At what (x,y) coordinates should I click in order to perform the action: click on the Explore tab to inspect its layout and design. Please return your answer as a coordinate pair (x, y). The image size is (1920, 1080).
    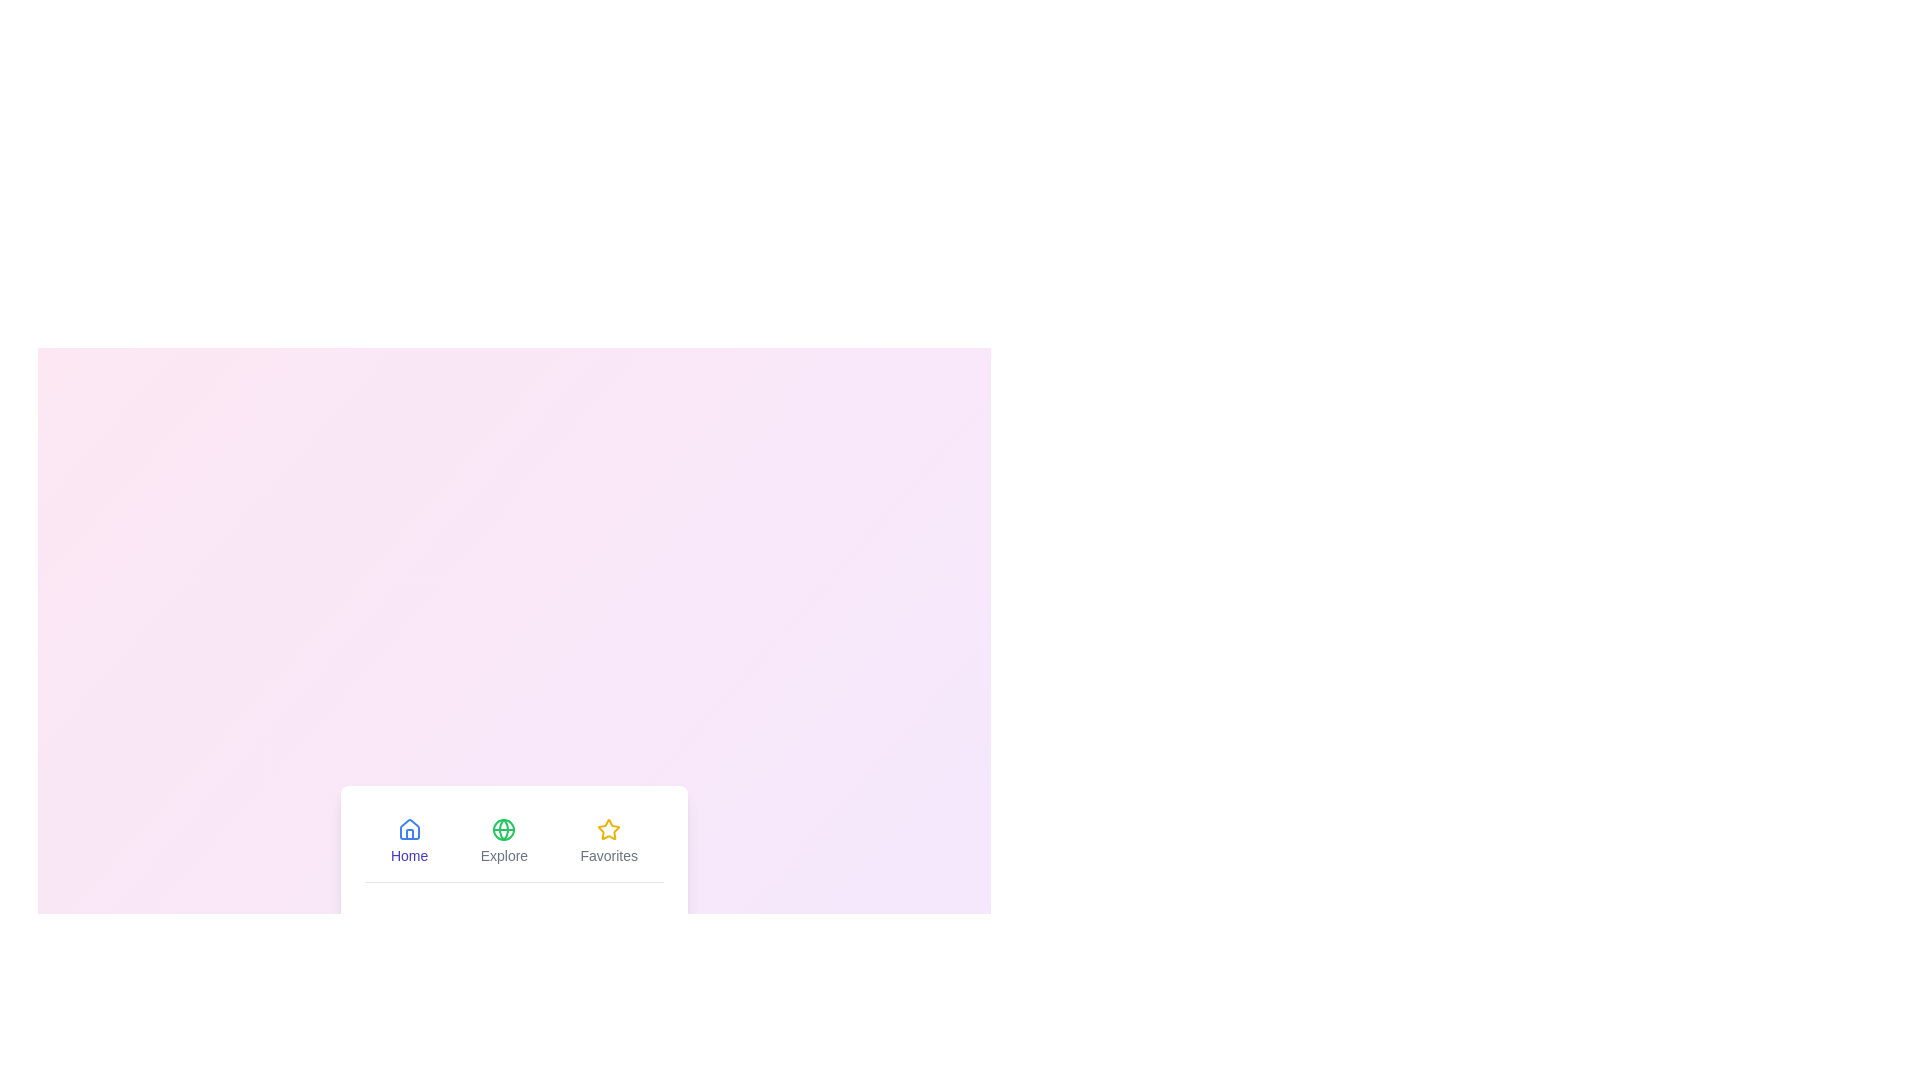
    Looking at the image, I should click on (504, 840).